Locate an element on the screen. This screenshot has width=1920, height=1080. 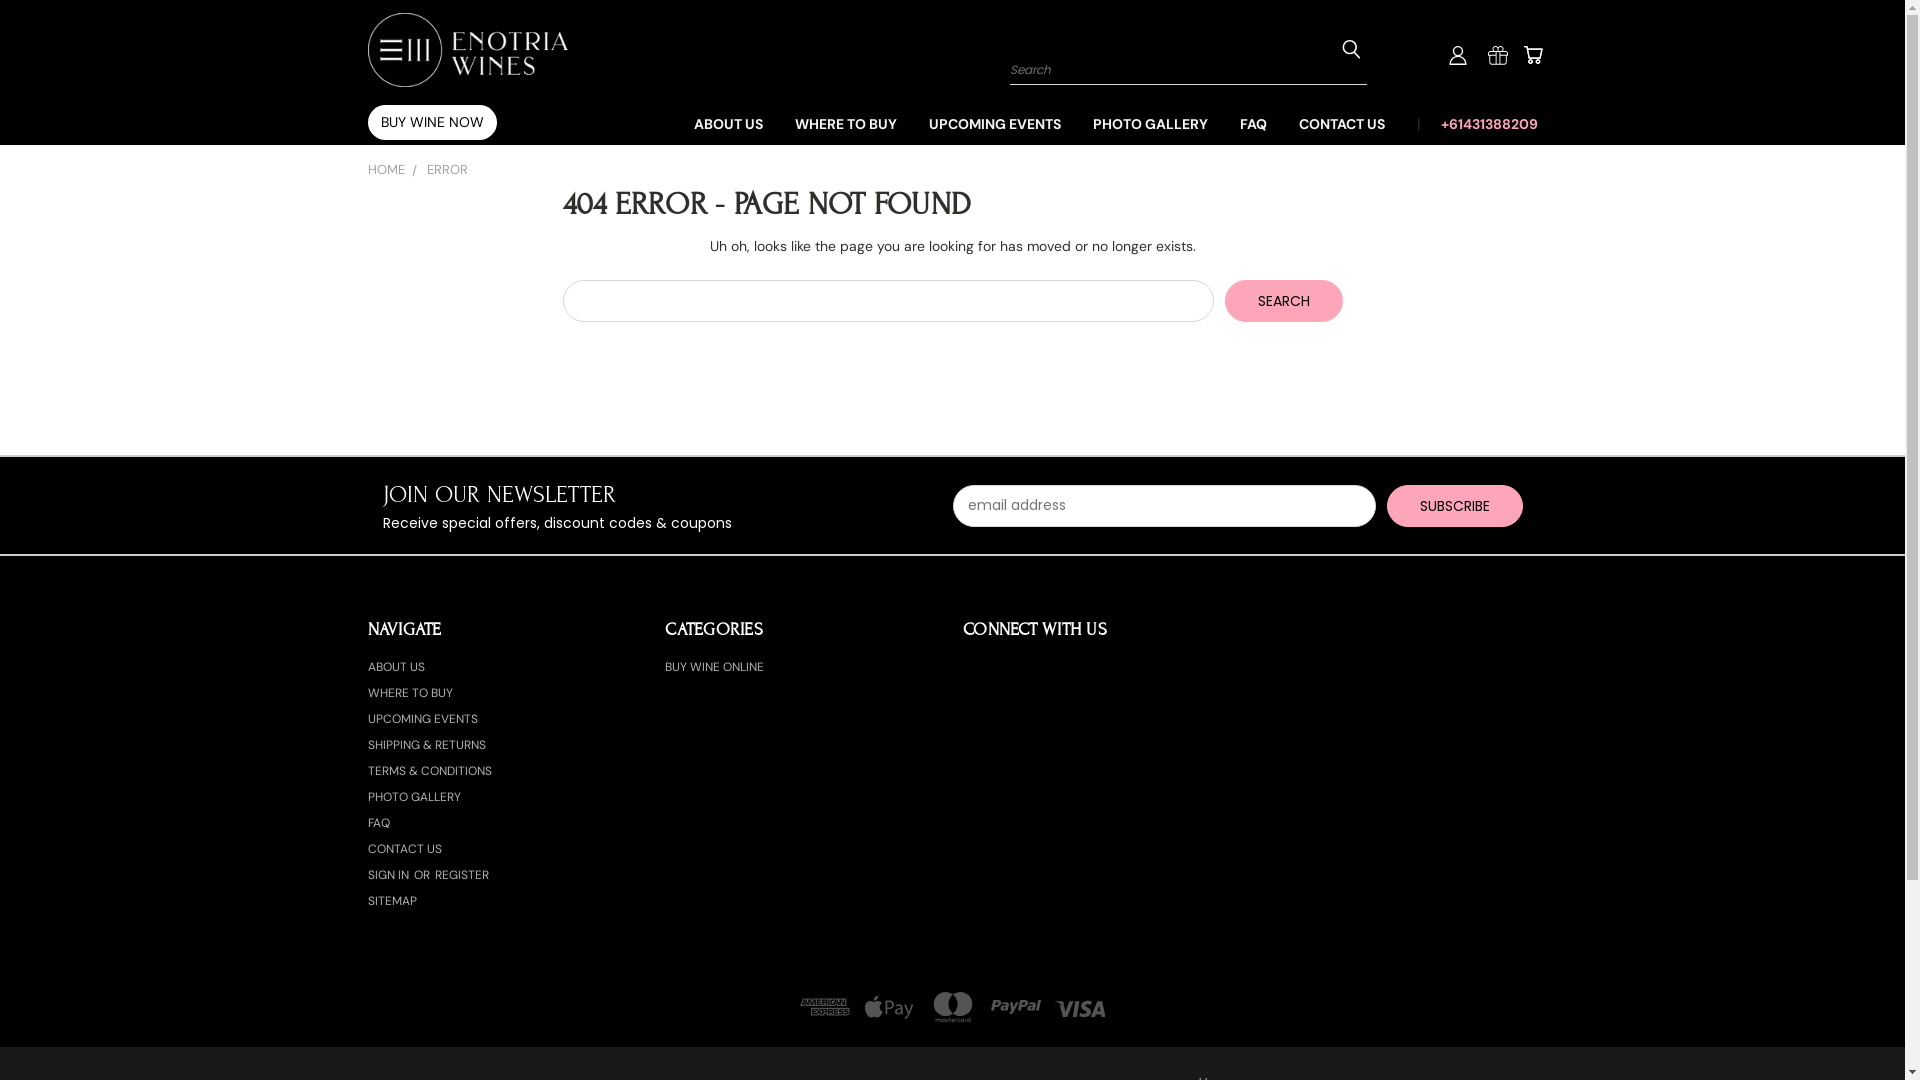
'Search' is located at coordinates (1283, 300).